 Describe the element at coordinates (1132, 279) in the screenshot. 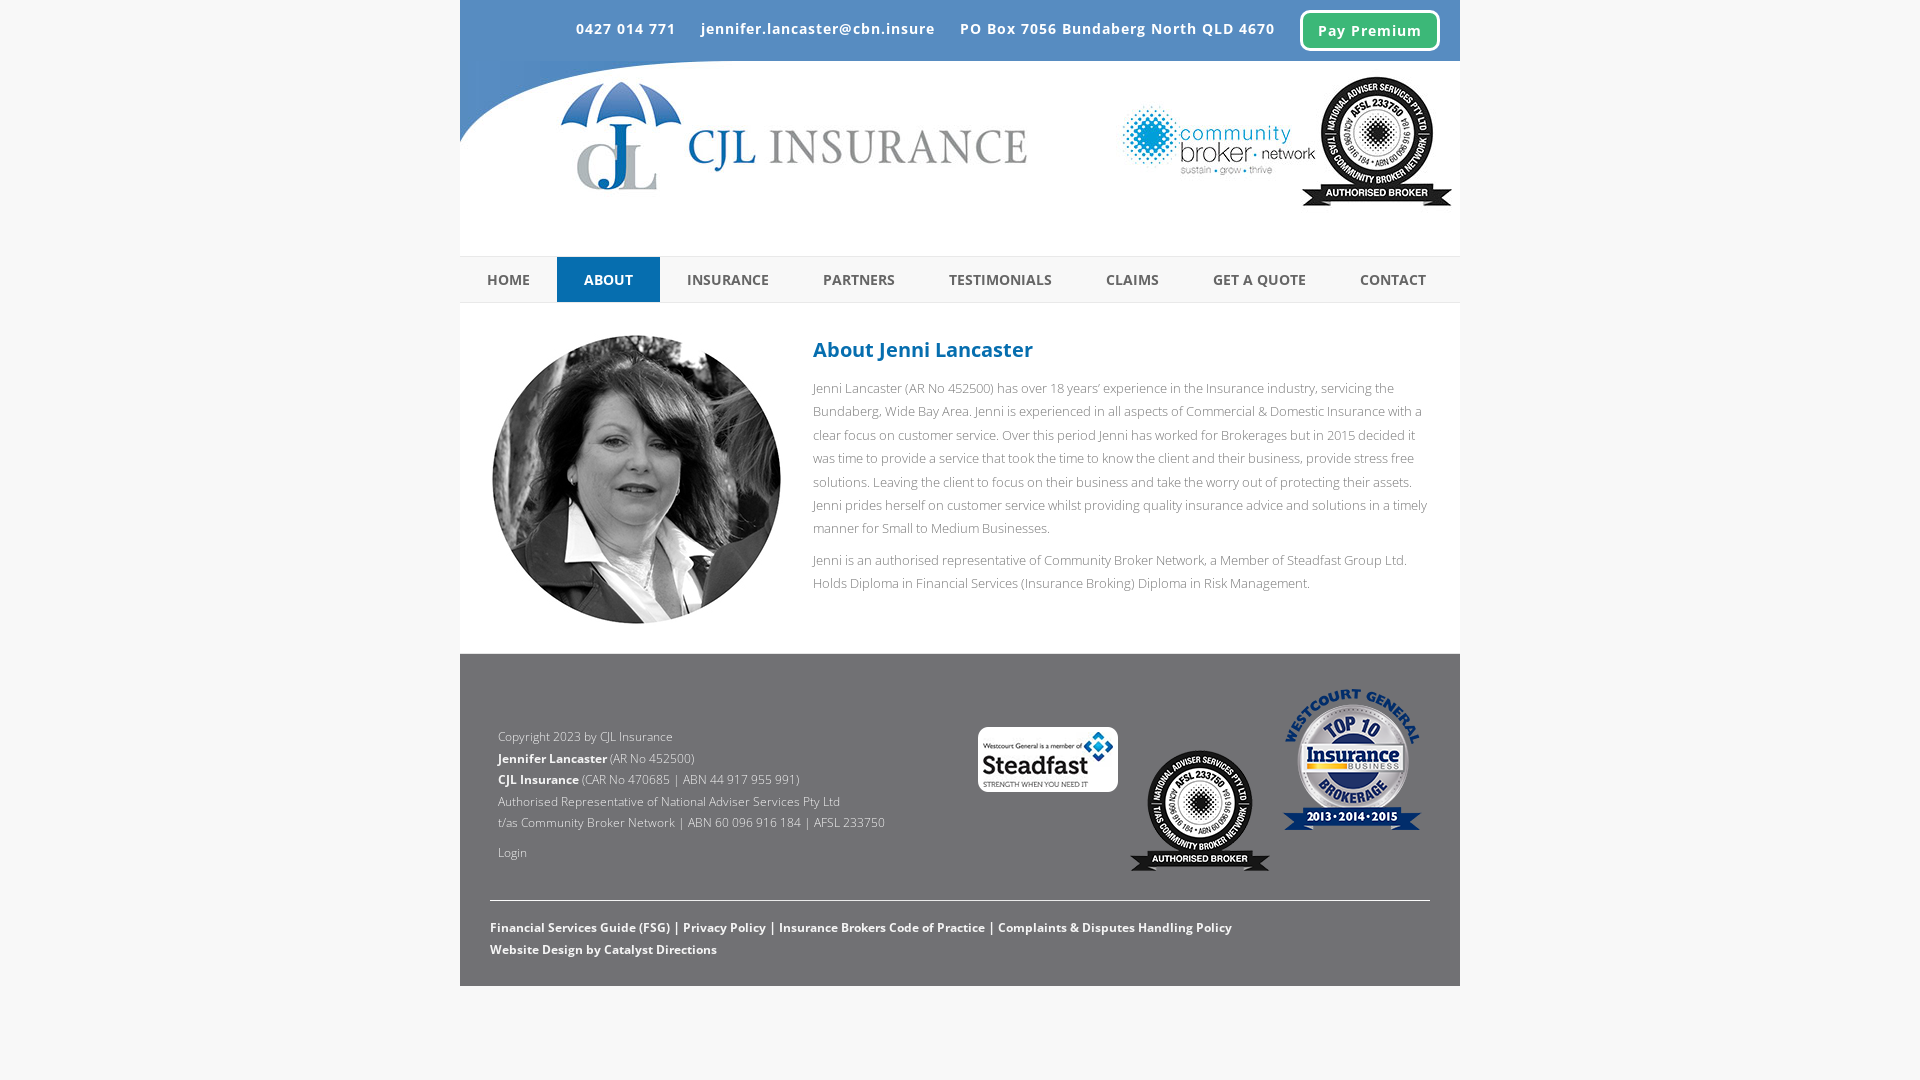

I see `'CLAIMS'` at that location.